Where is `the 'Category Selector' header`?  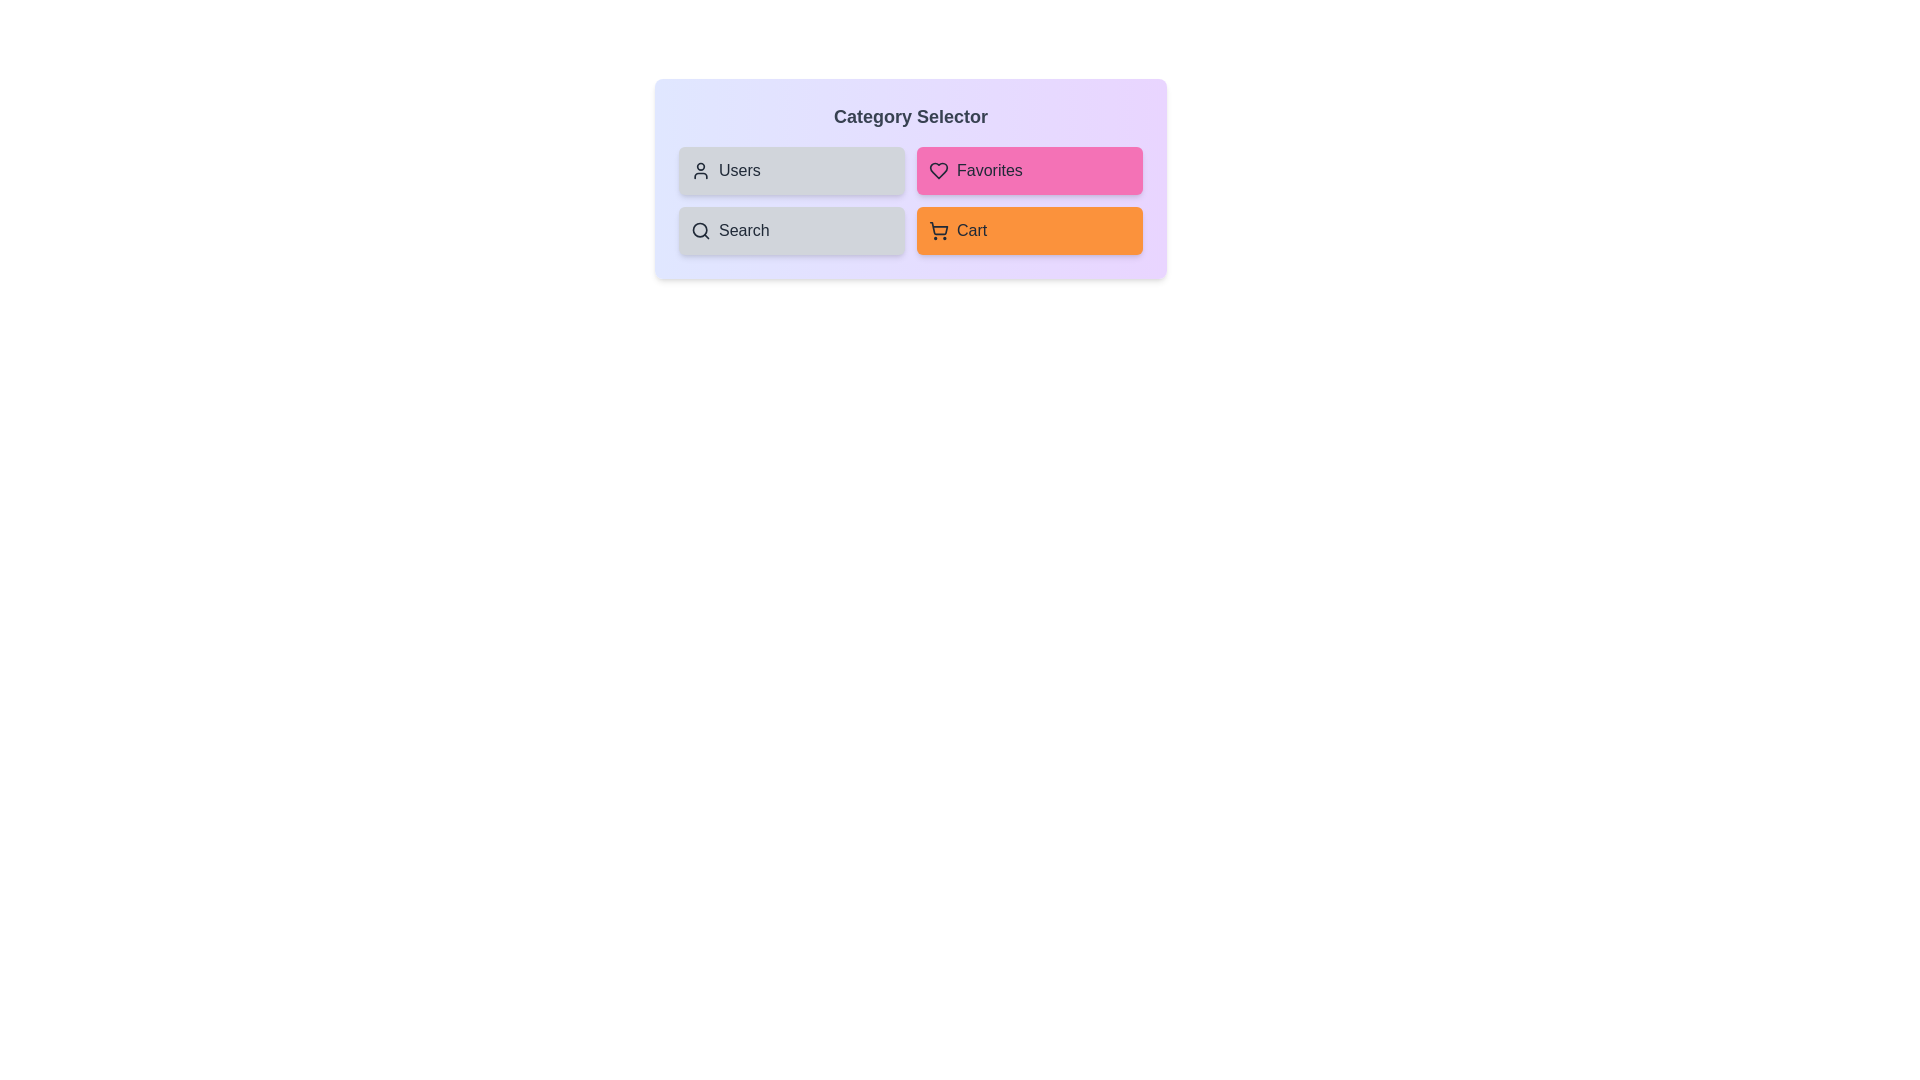
the 'Category Selector' header is located at coordinates (910, 116).